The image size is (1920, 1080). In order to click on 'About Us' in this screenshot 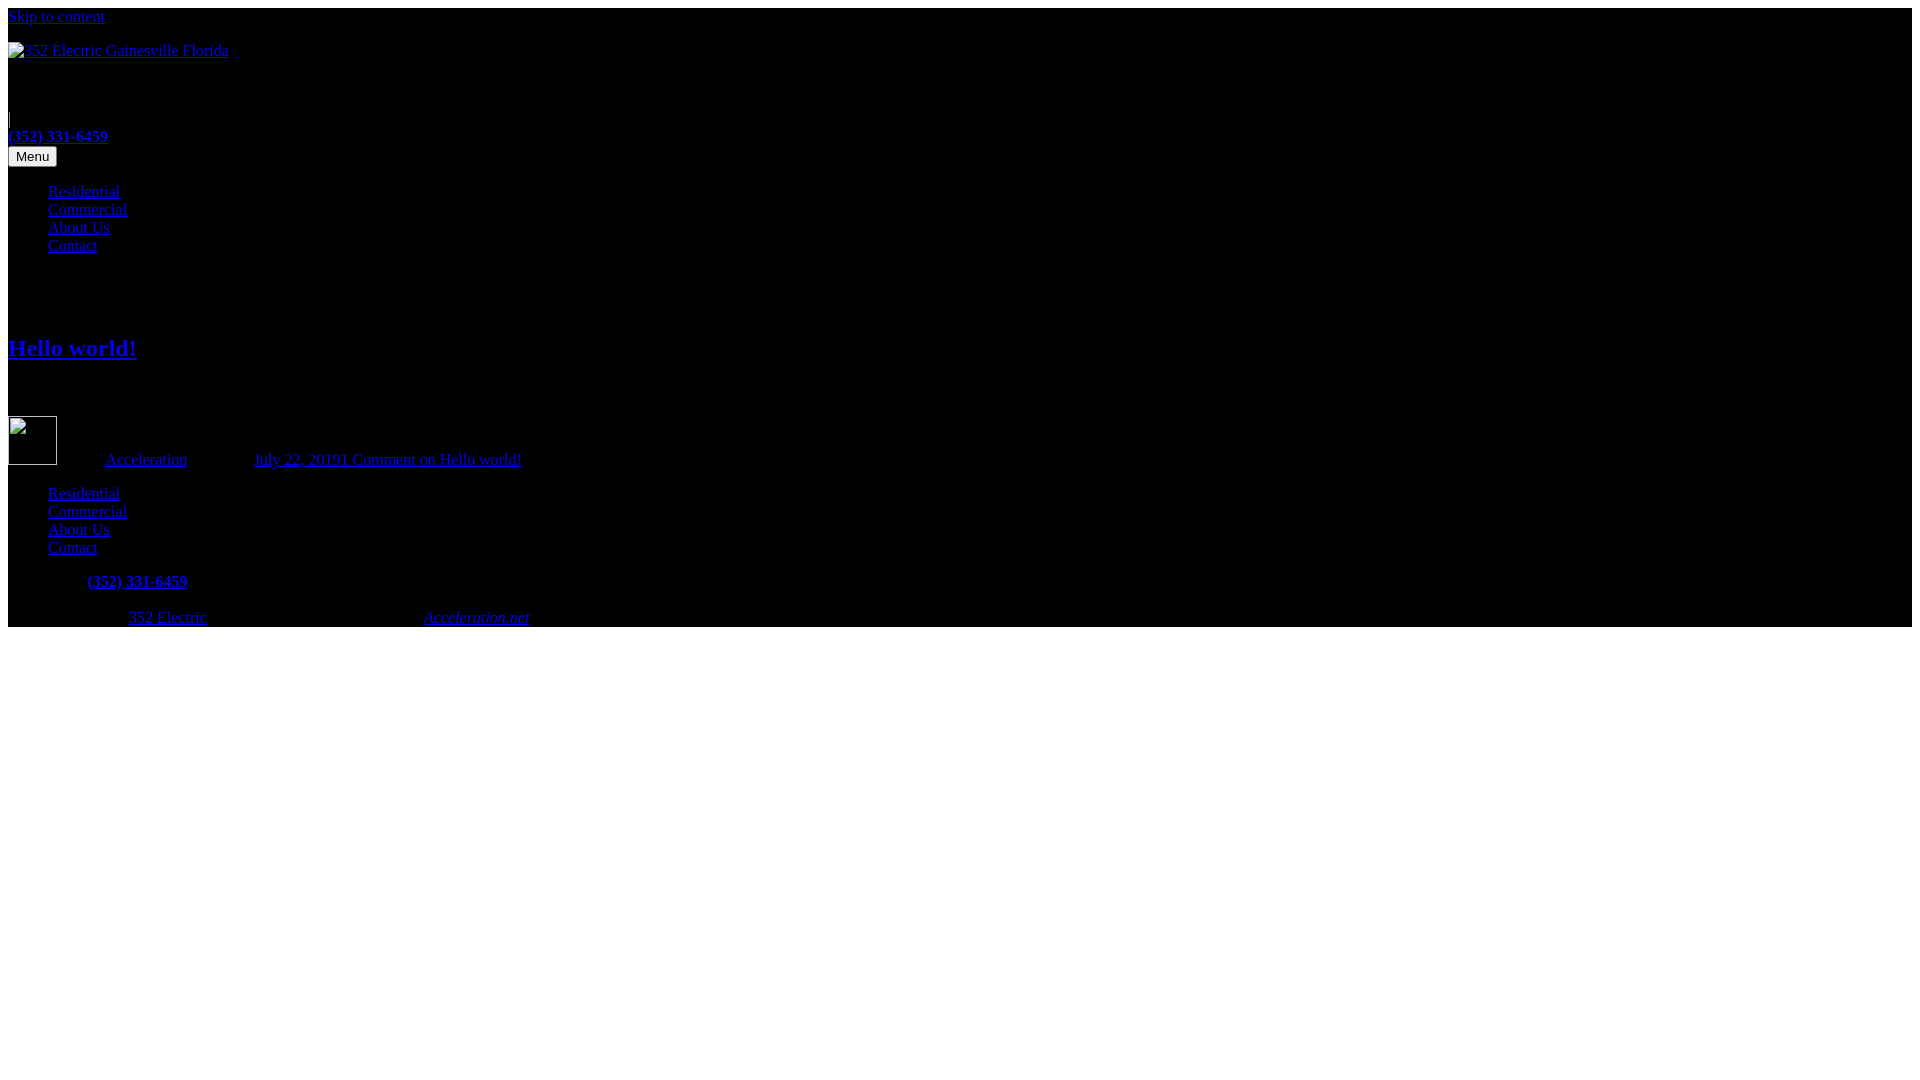, I will do `click(78, 528)`.